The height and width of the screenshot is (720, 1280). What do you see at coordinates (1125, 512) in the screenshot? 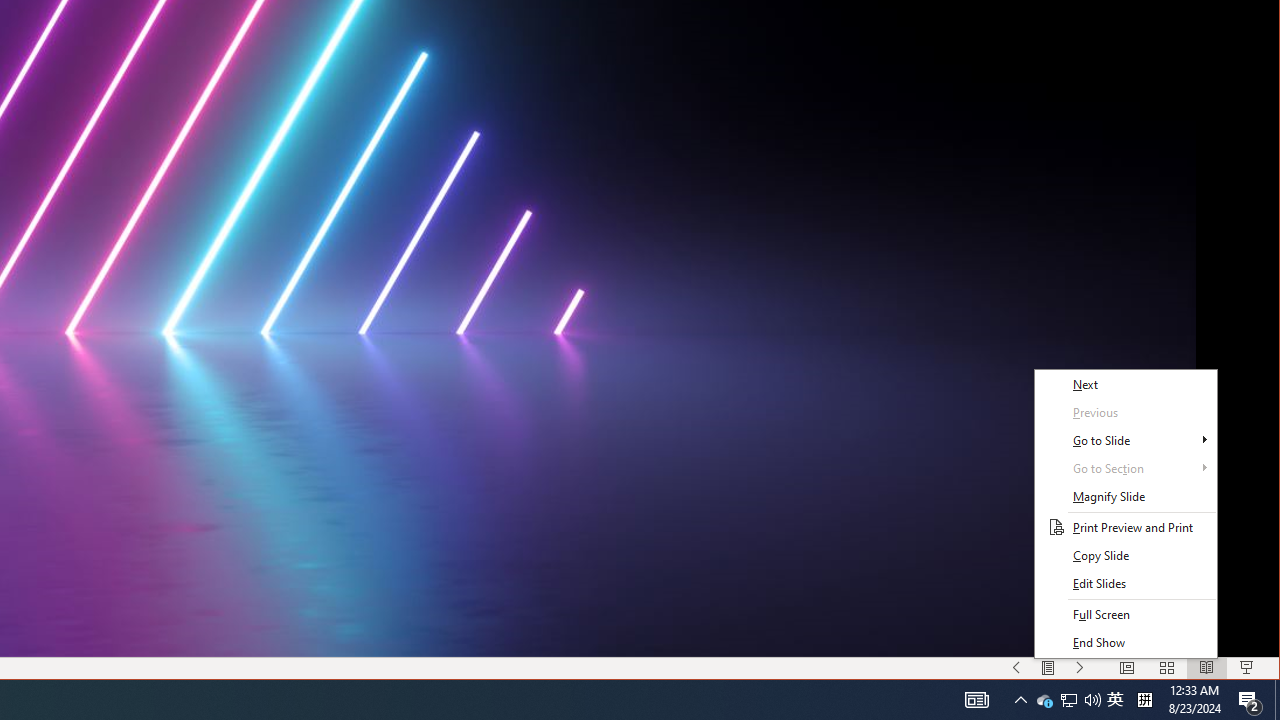
I see `'Class: NetUITWMenuContainer'` at bounding box center [1125, 512].